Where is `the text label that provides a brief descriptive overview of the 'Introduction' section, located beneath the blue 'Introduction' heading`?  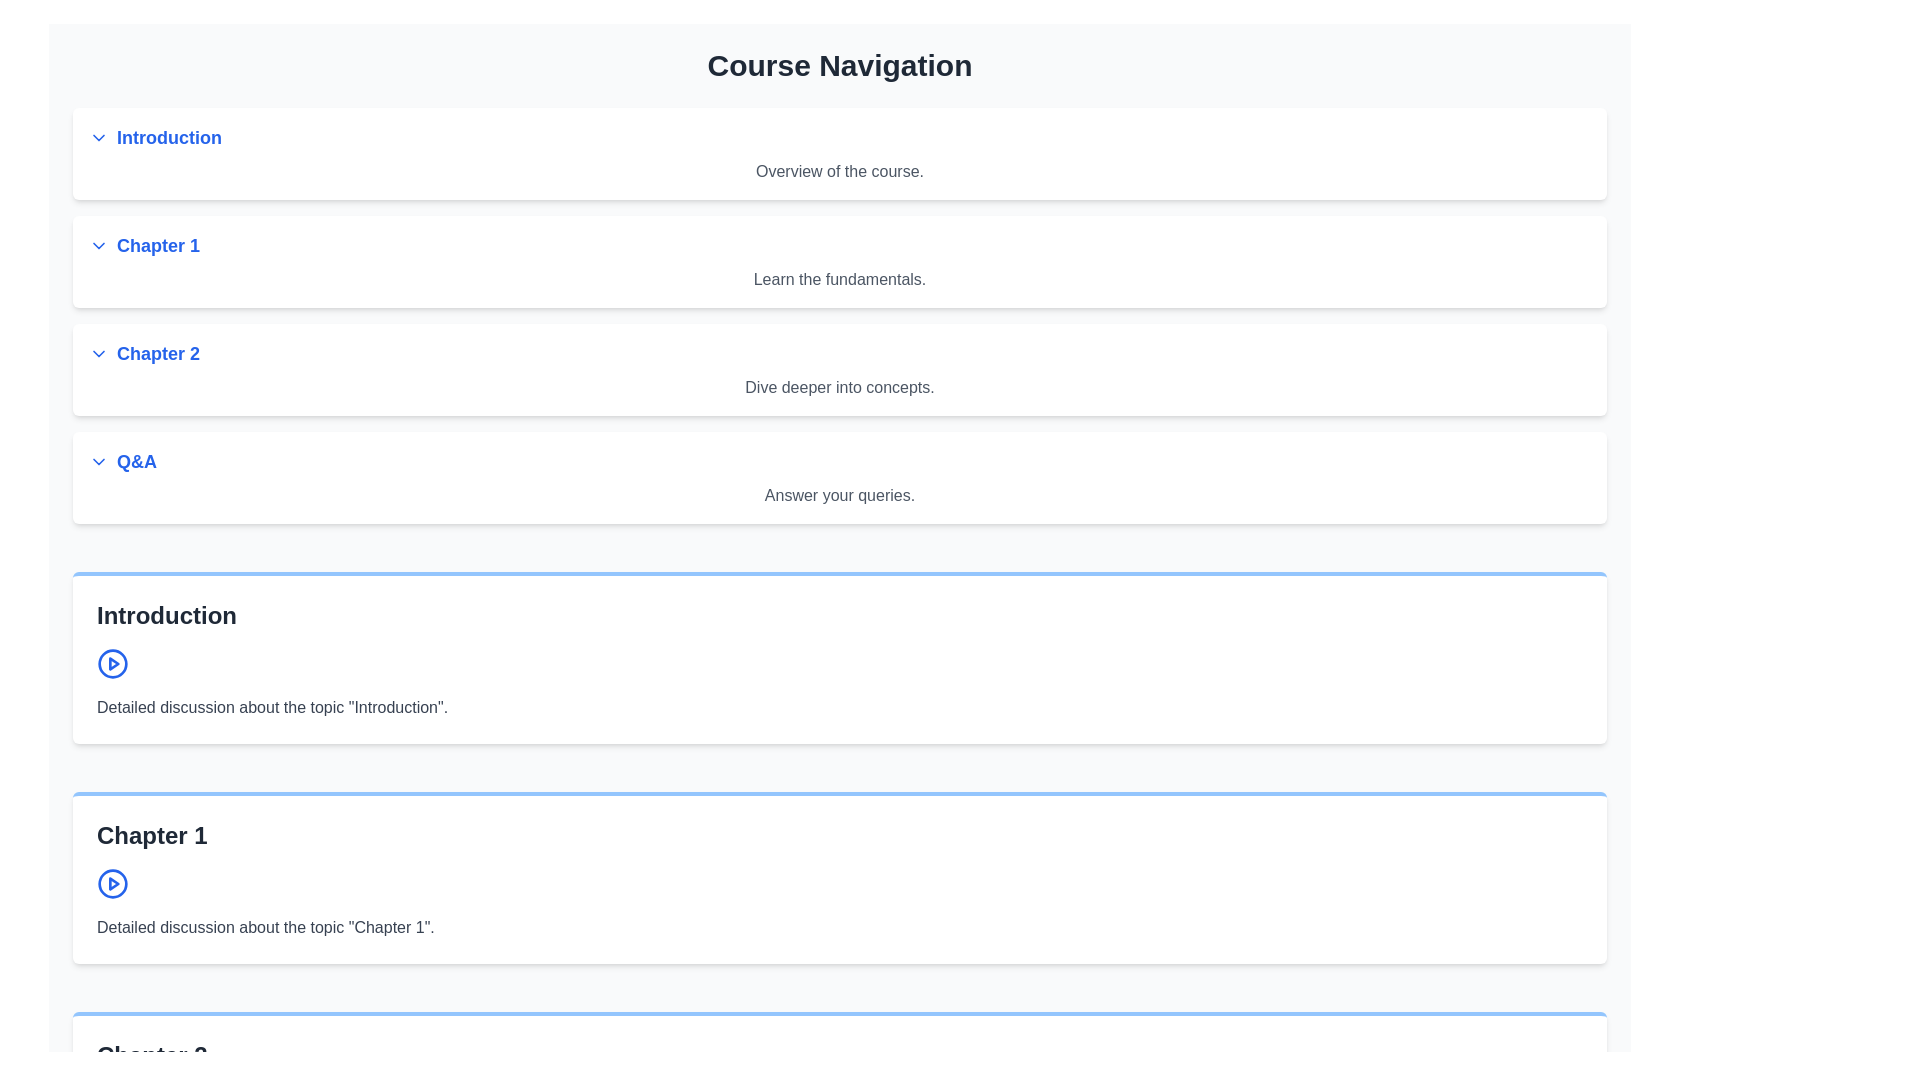
the text label that provides a brief descriptive overview of the 'Introduction' section, located beneath the blue 'Introduction' heading is located at coordinates (840, 171).